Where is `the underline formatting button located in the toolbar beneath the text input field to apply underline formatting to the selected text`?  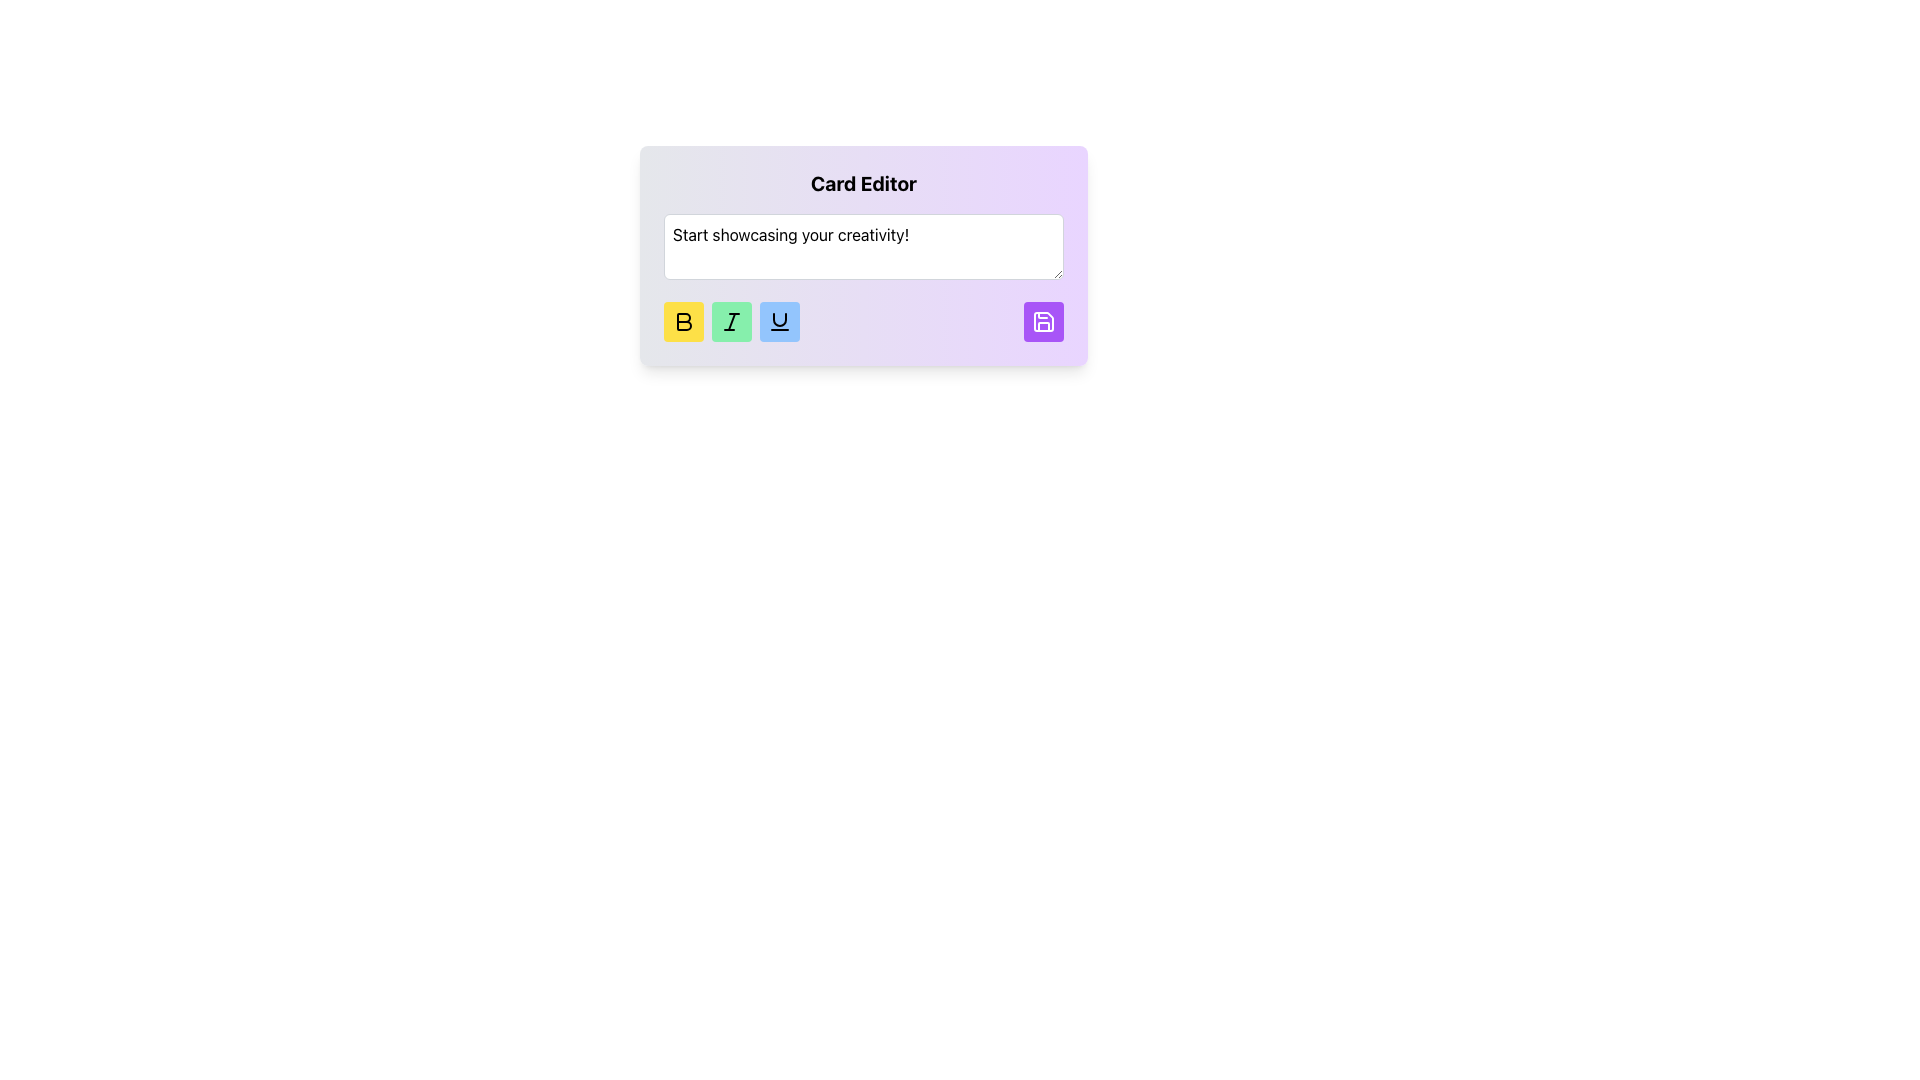 the underline formatting button located in the toolbar beneath the text input field to apply underline formatting to the selected text is located at coordinates (778, 320).